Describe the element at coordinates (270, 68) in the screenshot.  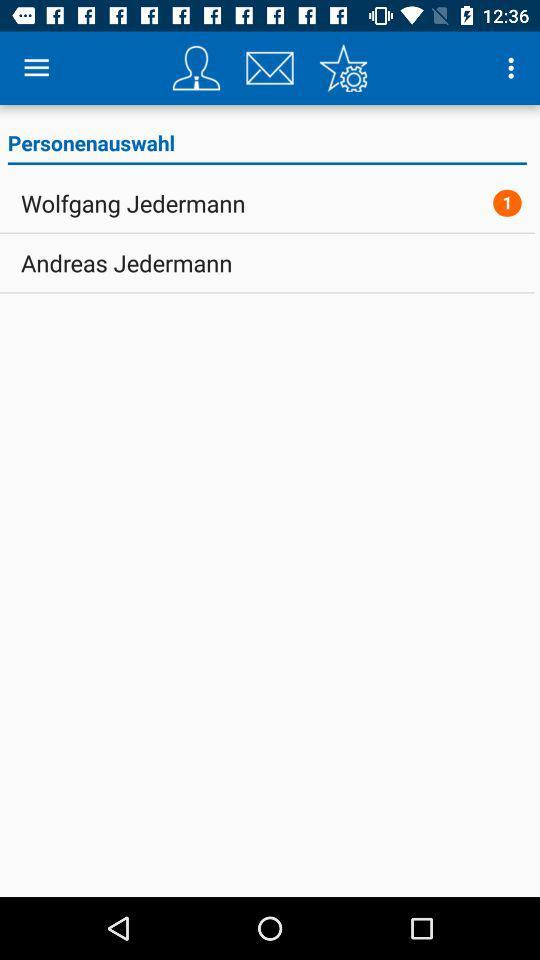
I see `messages` at that location.